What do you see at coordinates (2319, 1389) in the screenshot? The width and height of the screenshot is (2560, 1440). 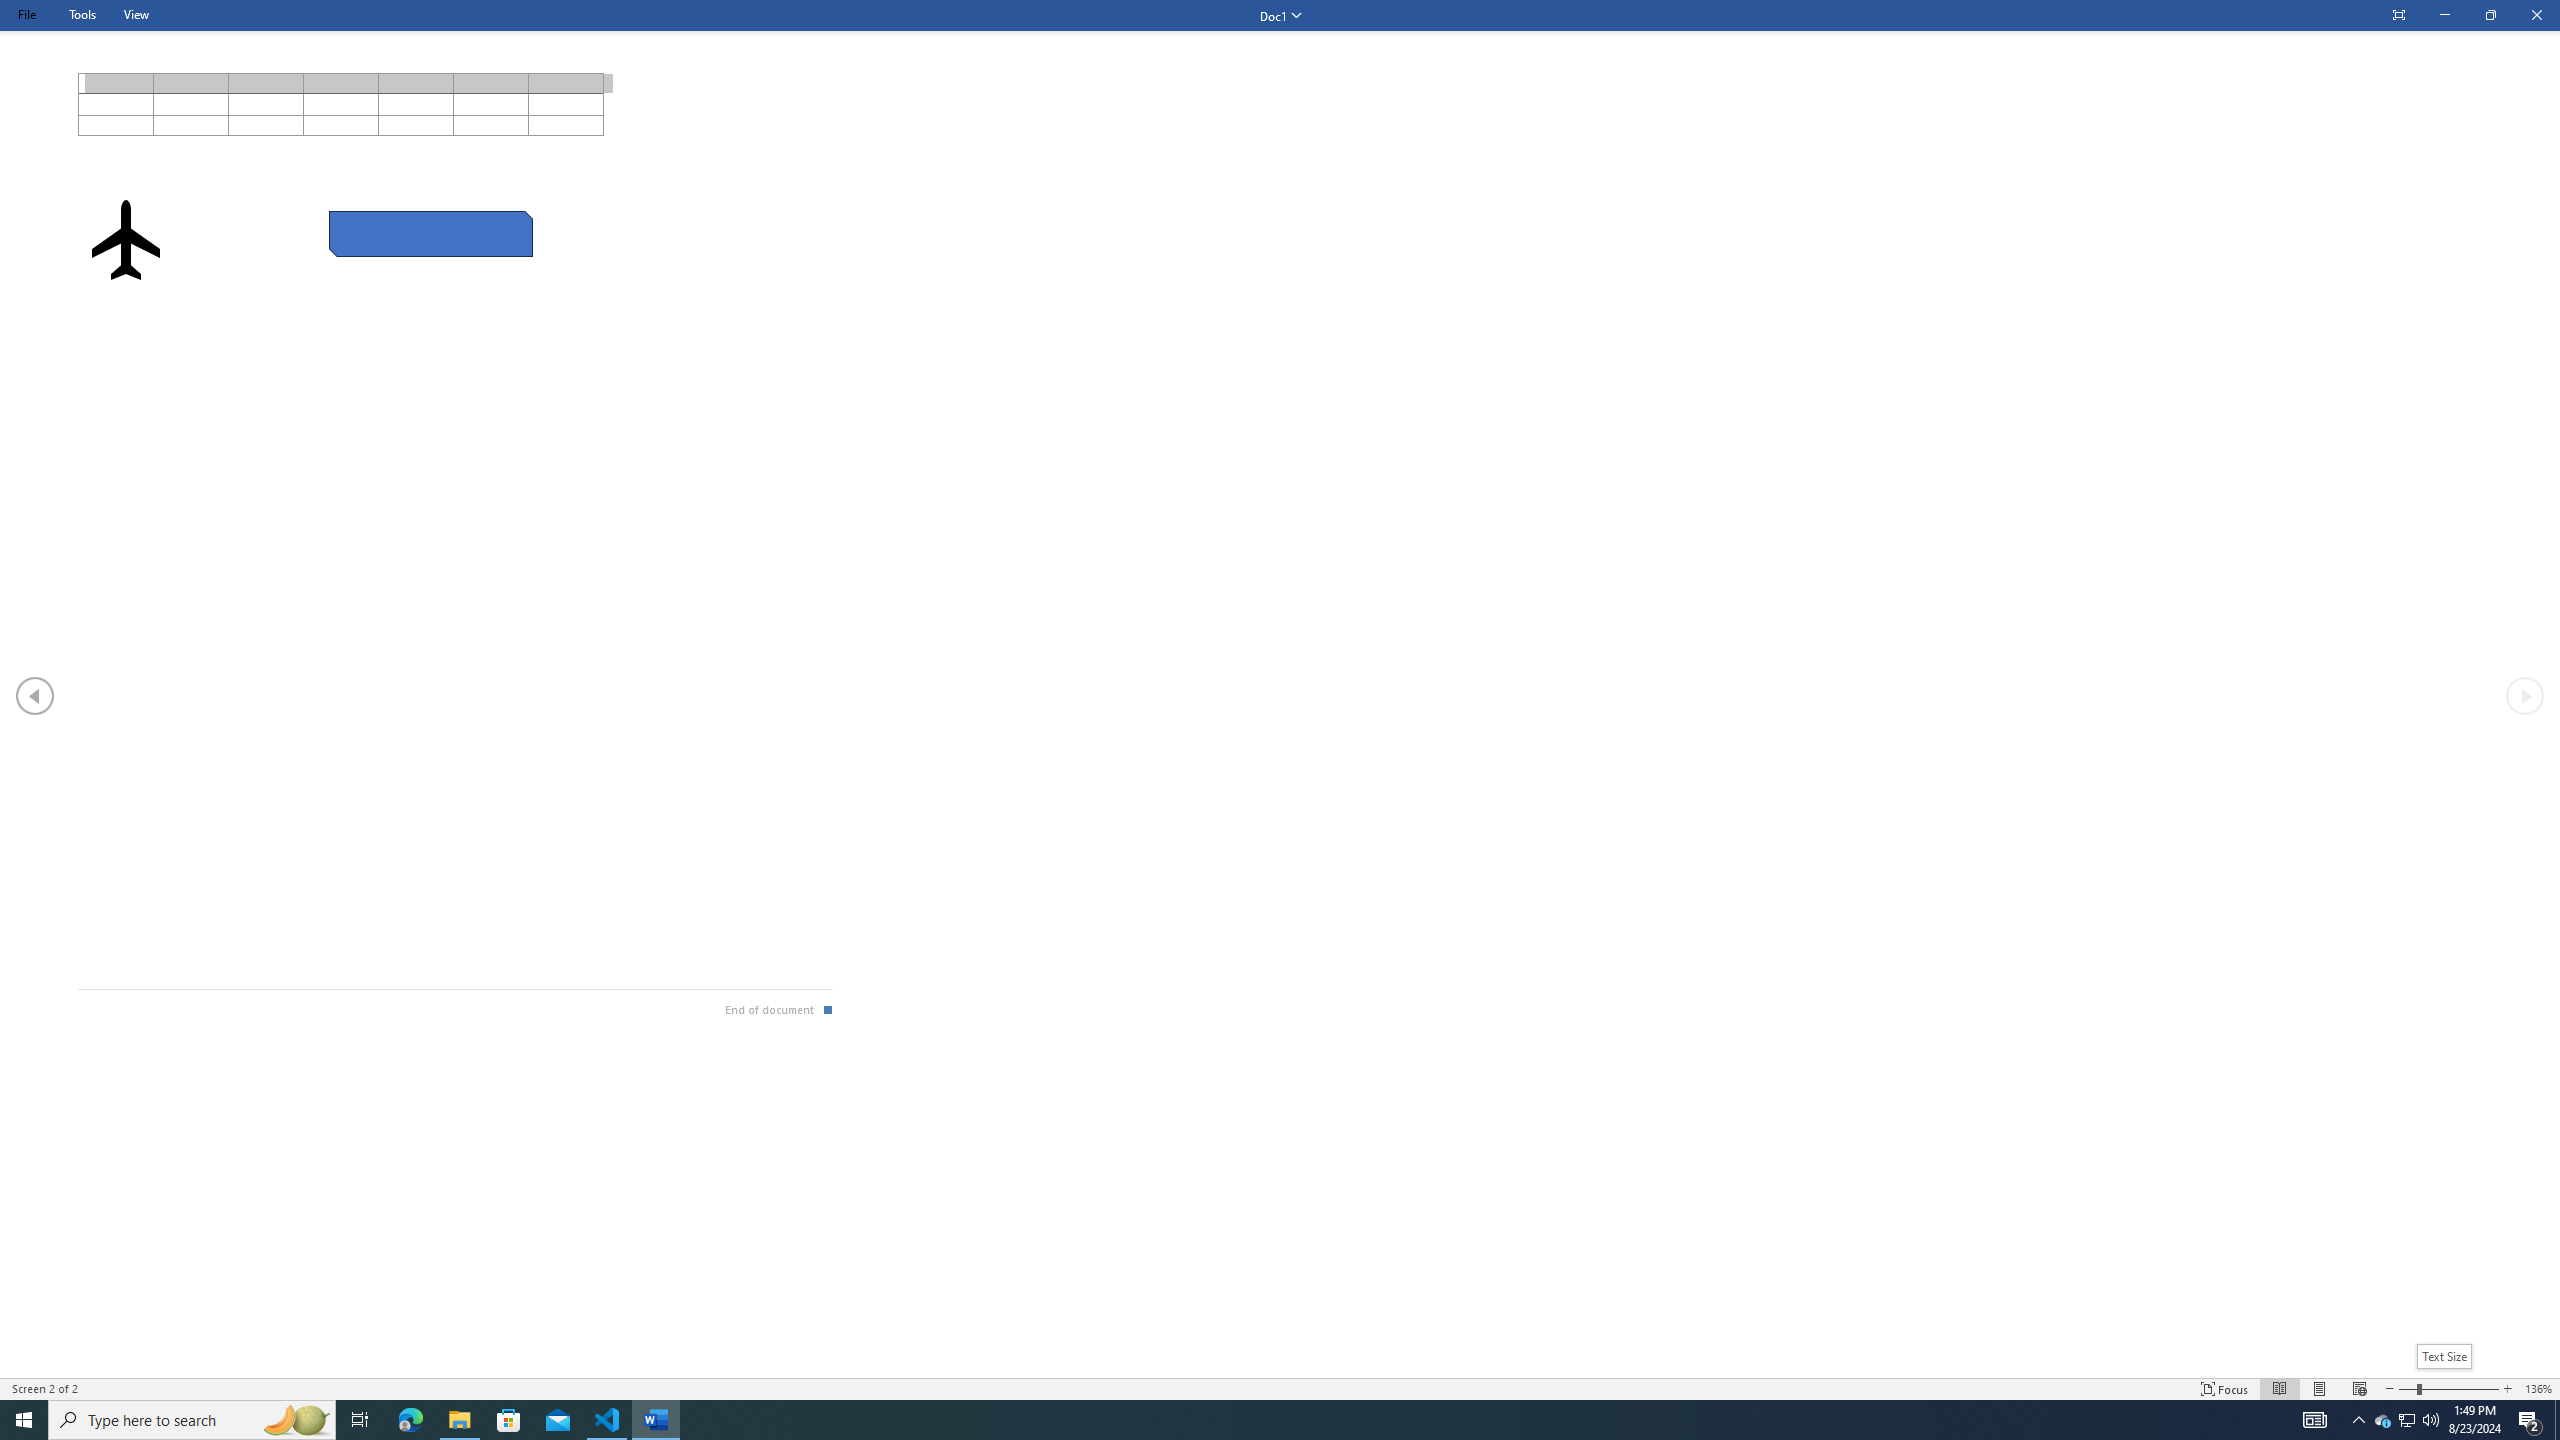 I see `'Print Layout'` at bounding box center [2319, 1389].